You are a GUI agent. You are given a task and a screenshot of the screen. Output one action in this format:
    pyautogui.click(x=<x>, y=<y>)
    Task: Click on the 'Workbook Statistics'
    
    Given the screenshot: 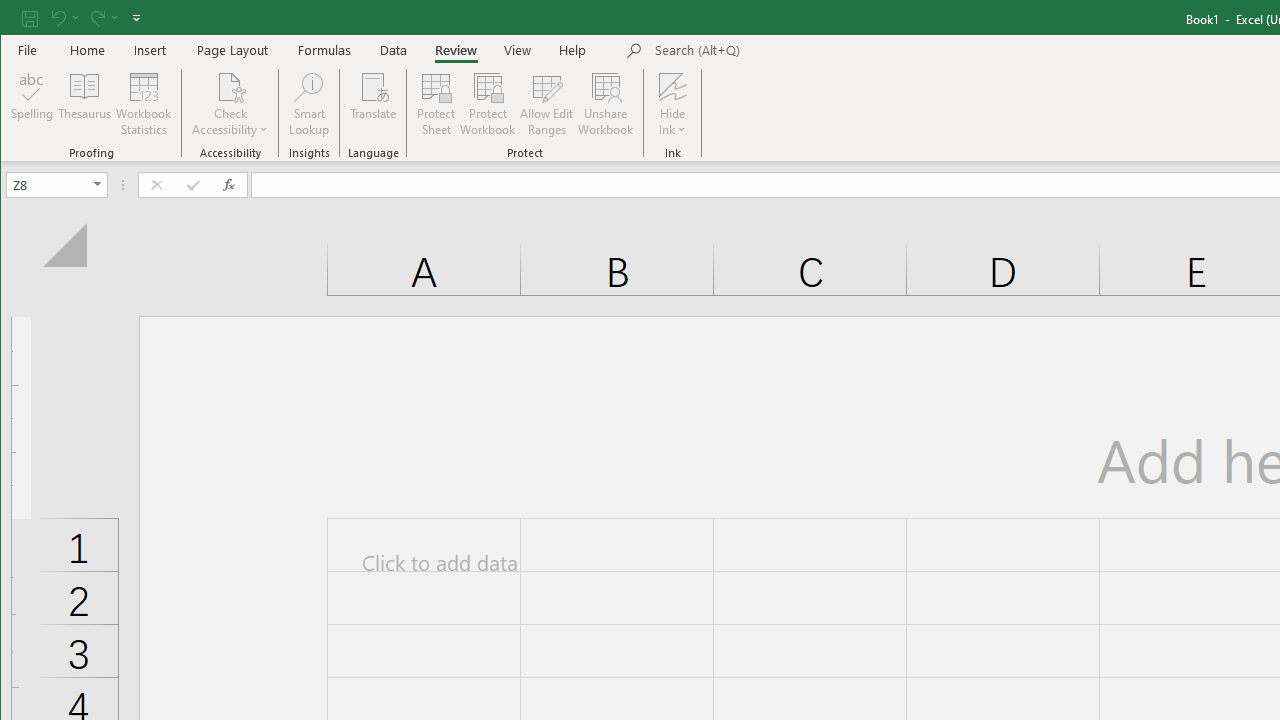 What is the action you would take?
    pyautogui.click(x=143, y=104)
    